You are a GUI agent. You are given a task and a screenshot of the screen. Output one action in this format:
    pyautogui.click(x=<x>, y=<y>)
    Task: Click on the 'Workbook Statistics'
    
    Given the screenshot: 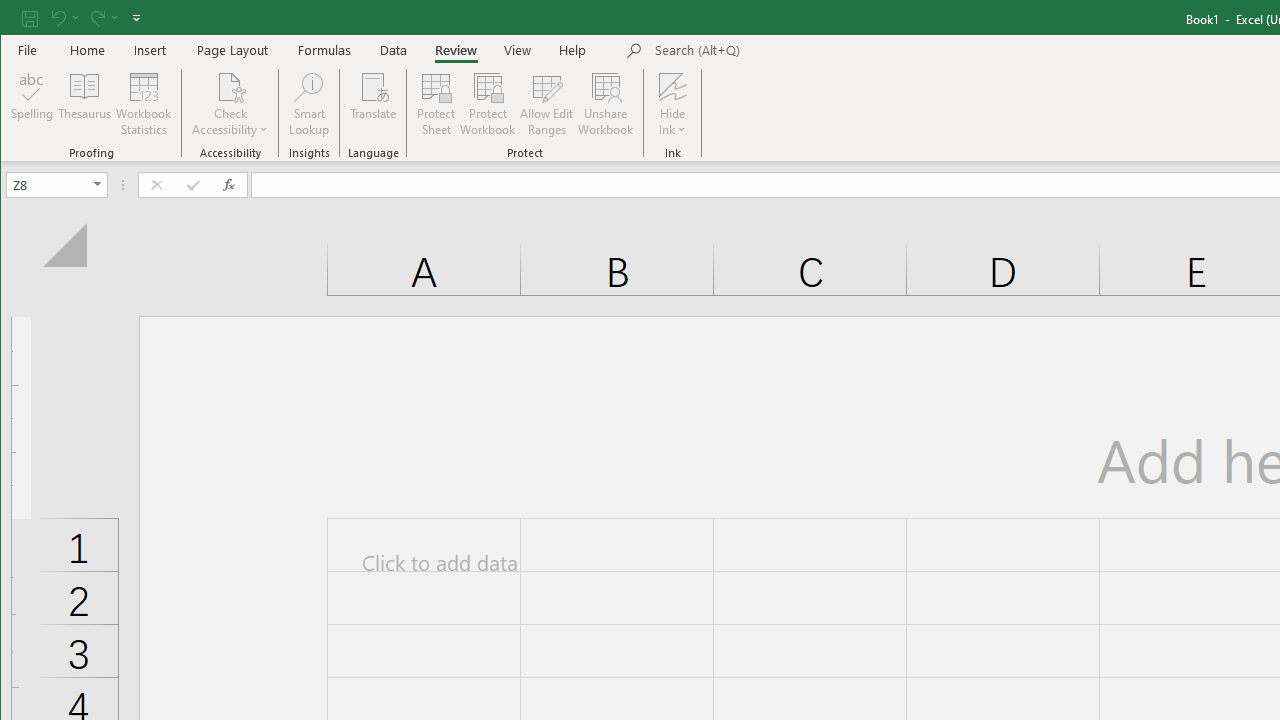 What is the action you would take?
    pyautogui.click(x=143, y=104)
    